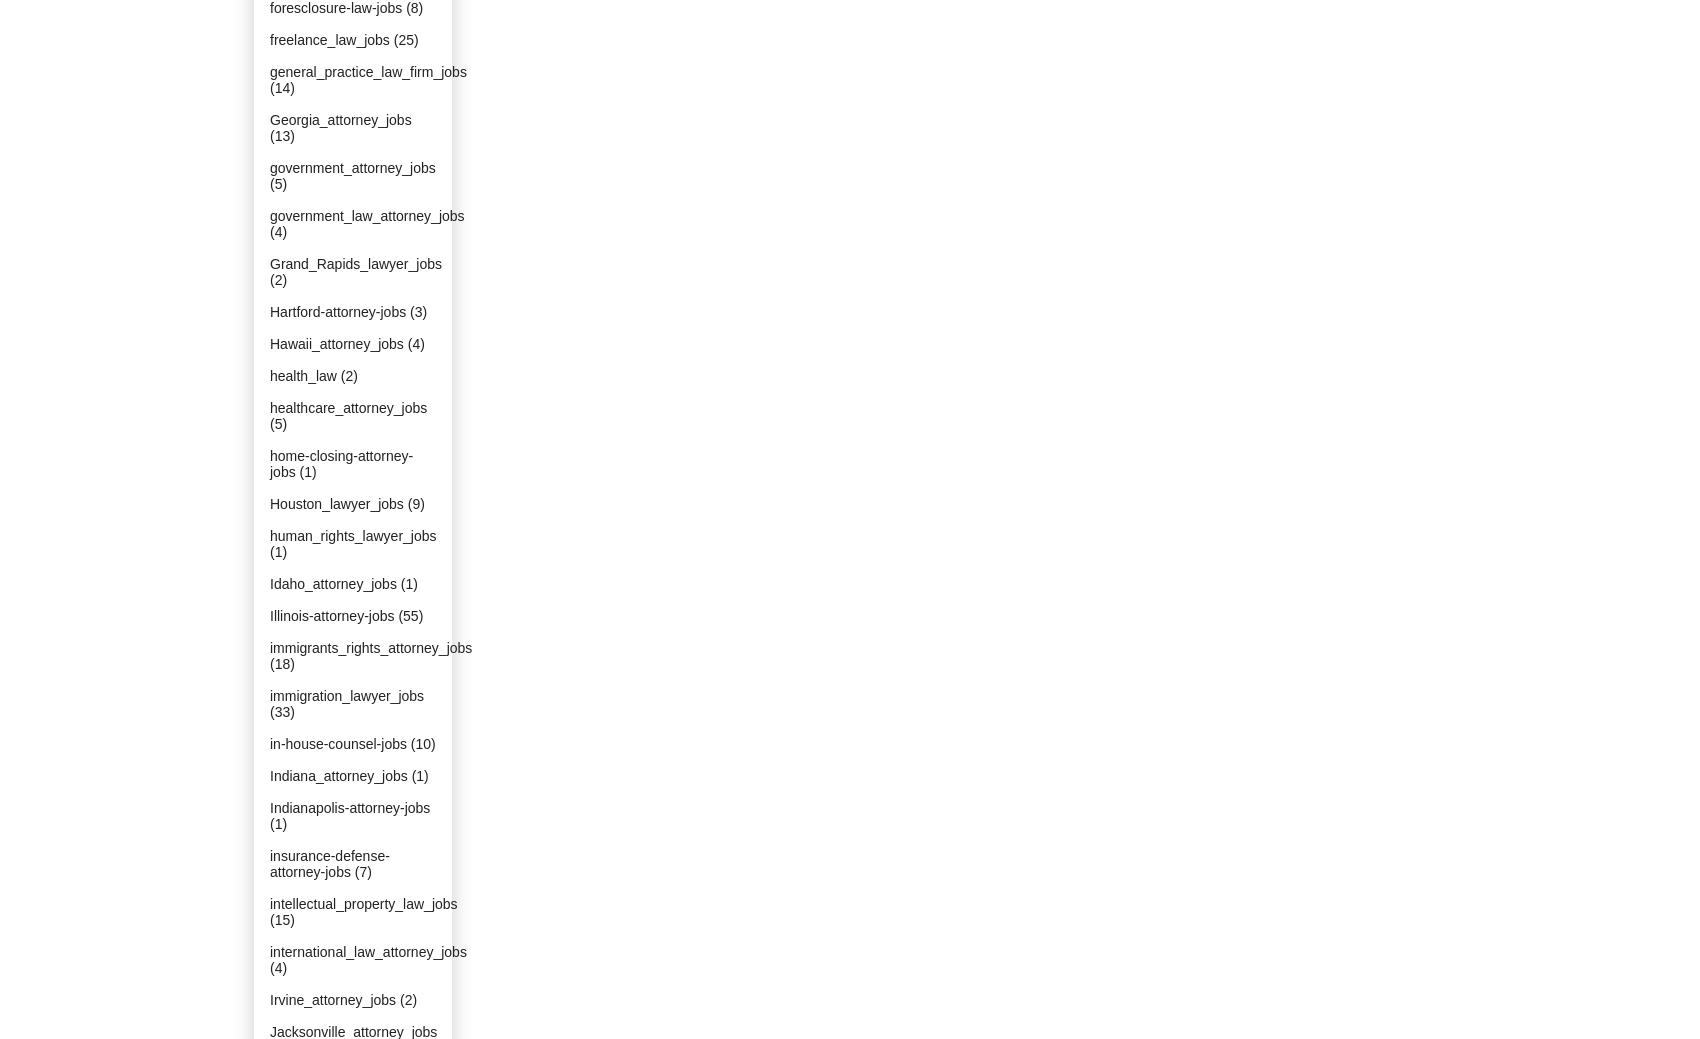 The image size is (1700, 1039). Describe the element at coordinates (332, 1000) in the screenshot. I see `'Irvine_attorney_jobs'` at that location.